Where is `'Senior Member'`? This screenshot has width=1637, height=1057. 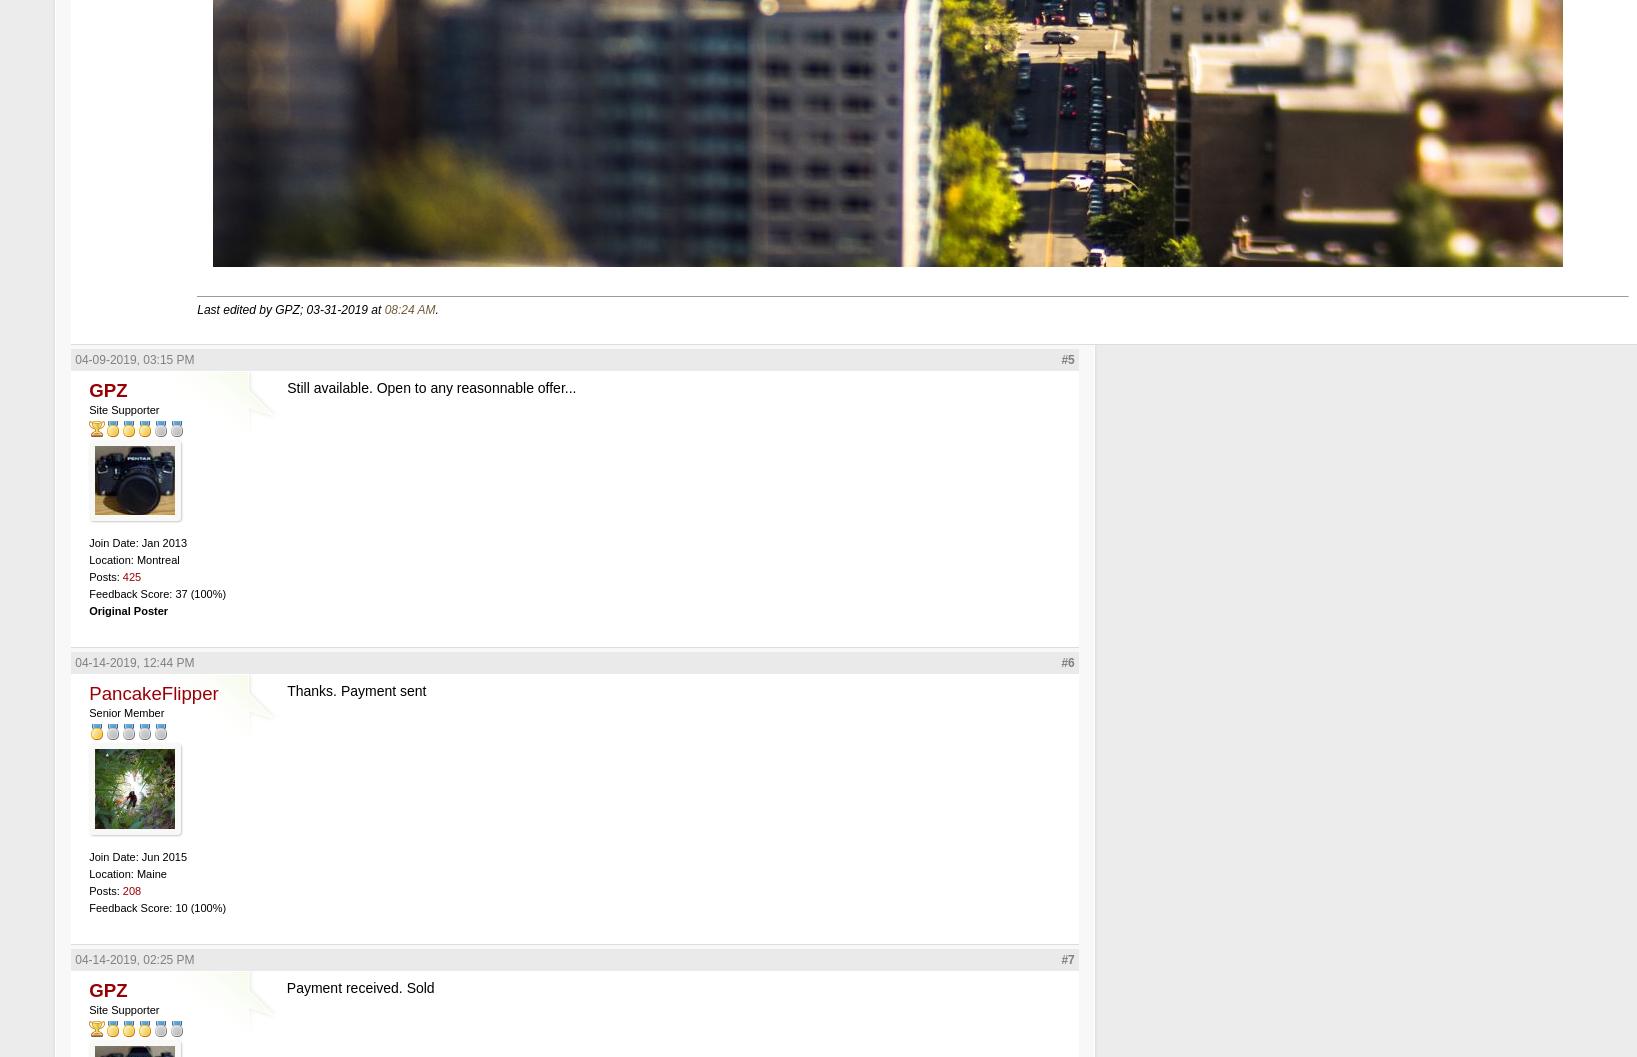 'Senior Member' is located at coordinates (89, 710).